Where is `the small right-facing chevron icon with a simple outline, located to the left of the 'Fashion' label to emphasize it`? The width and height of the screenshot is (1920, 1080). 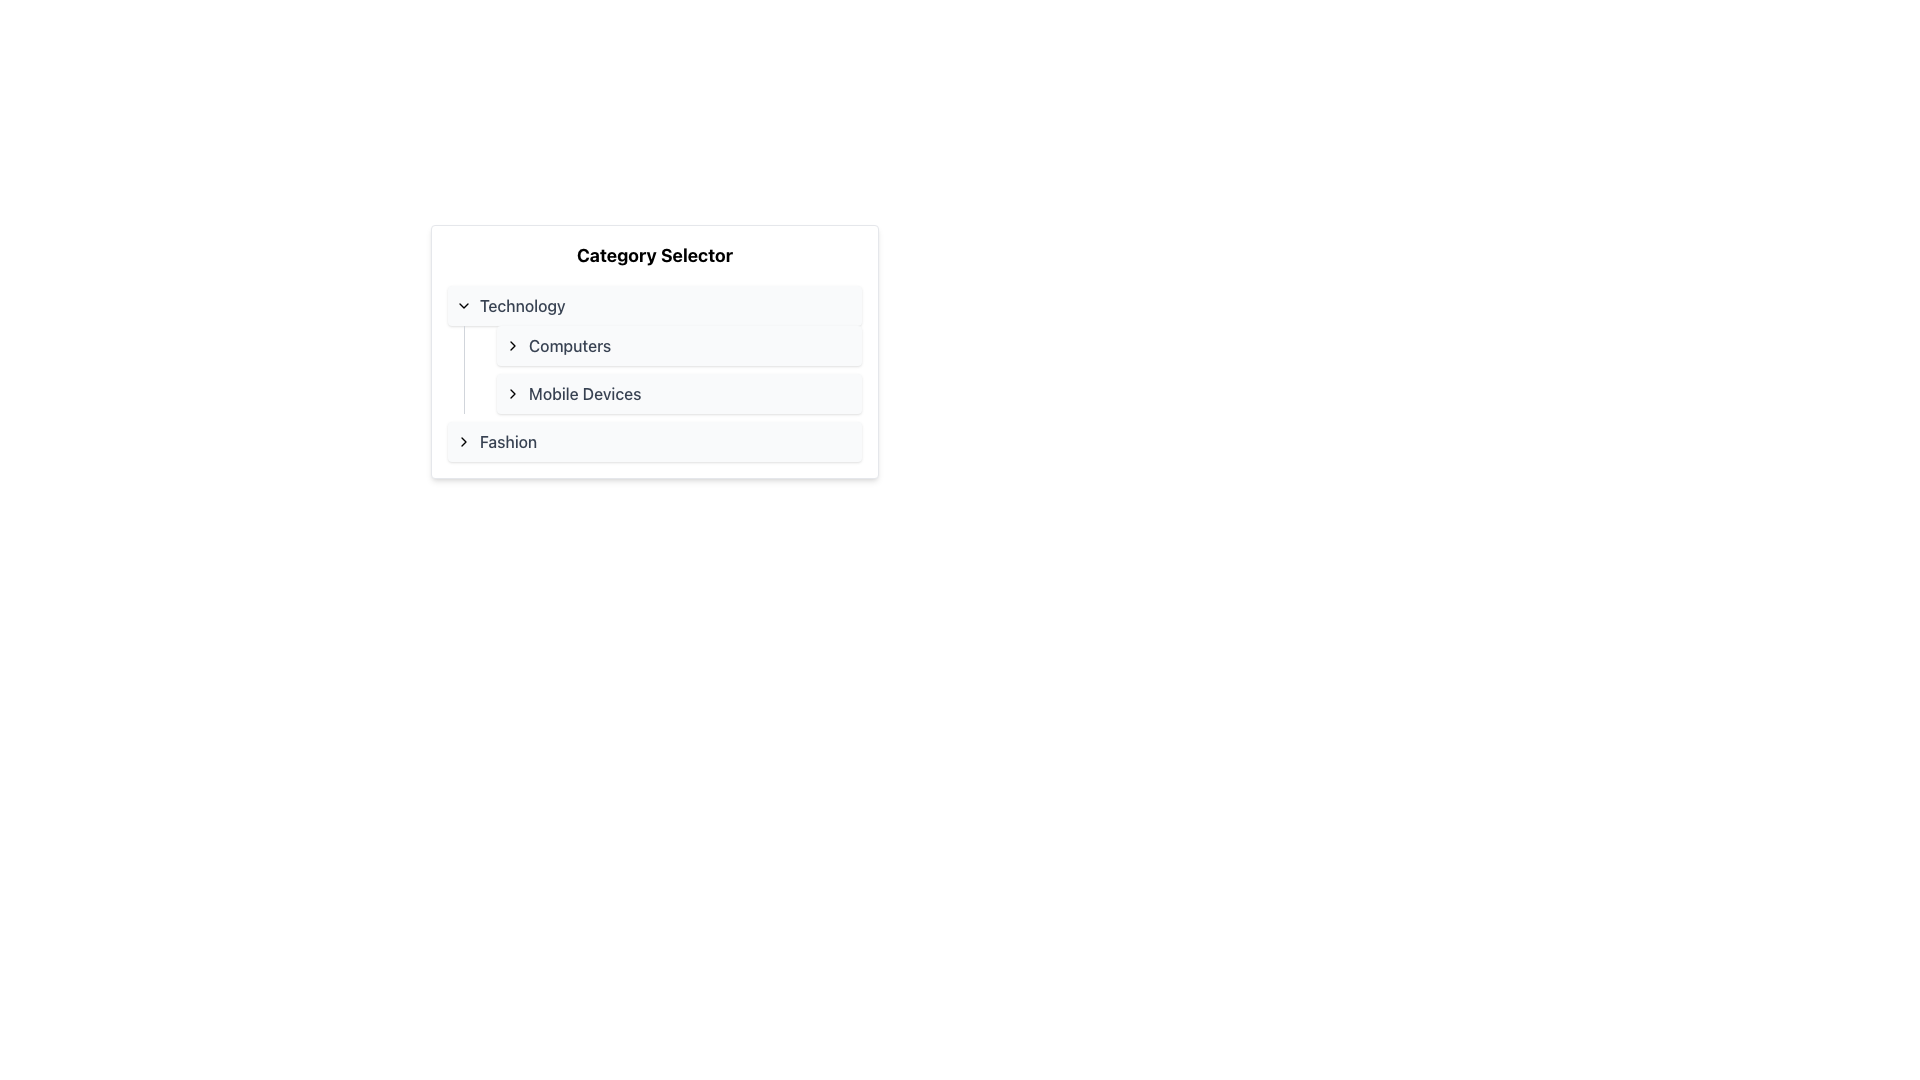 the small right-facing chevron icon with a simple outline, located to the left of the 'Fashion' label to emphasize it is located at coordinates (463, 441).